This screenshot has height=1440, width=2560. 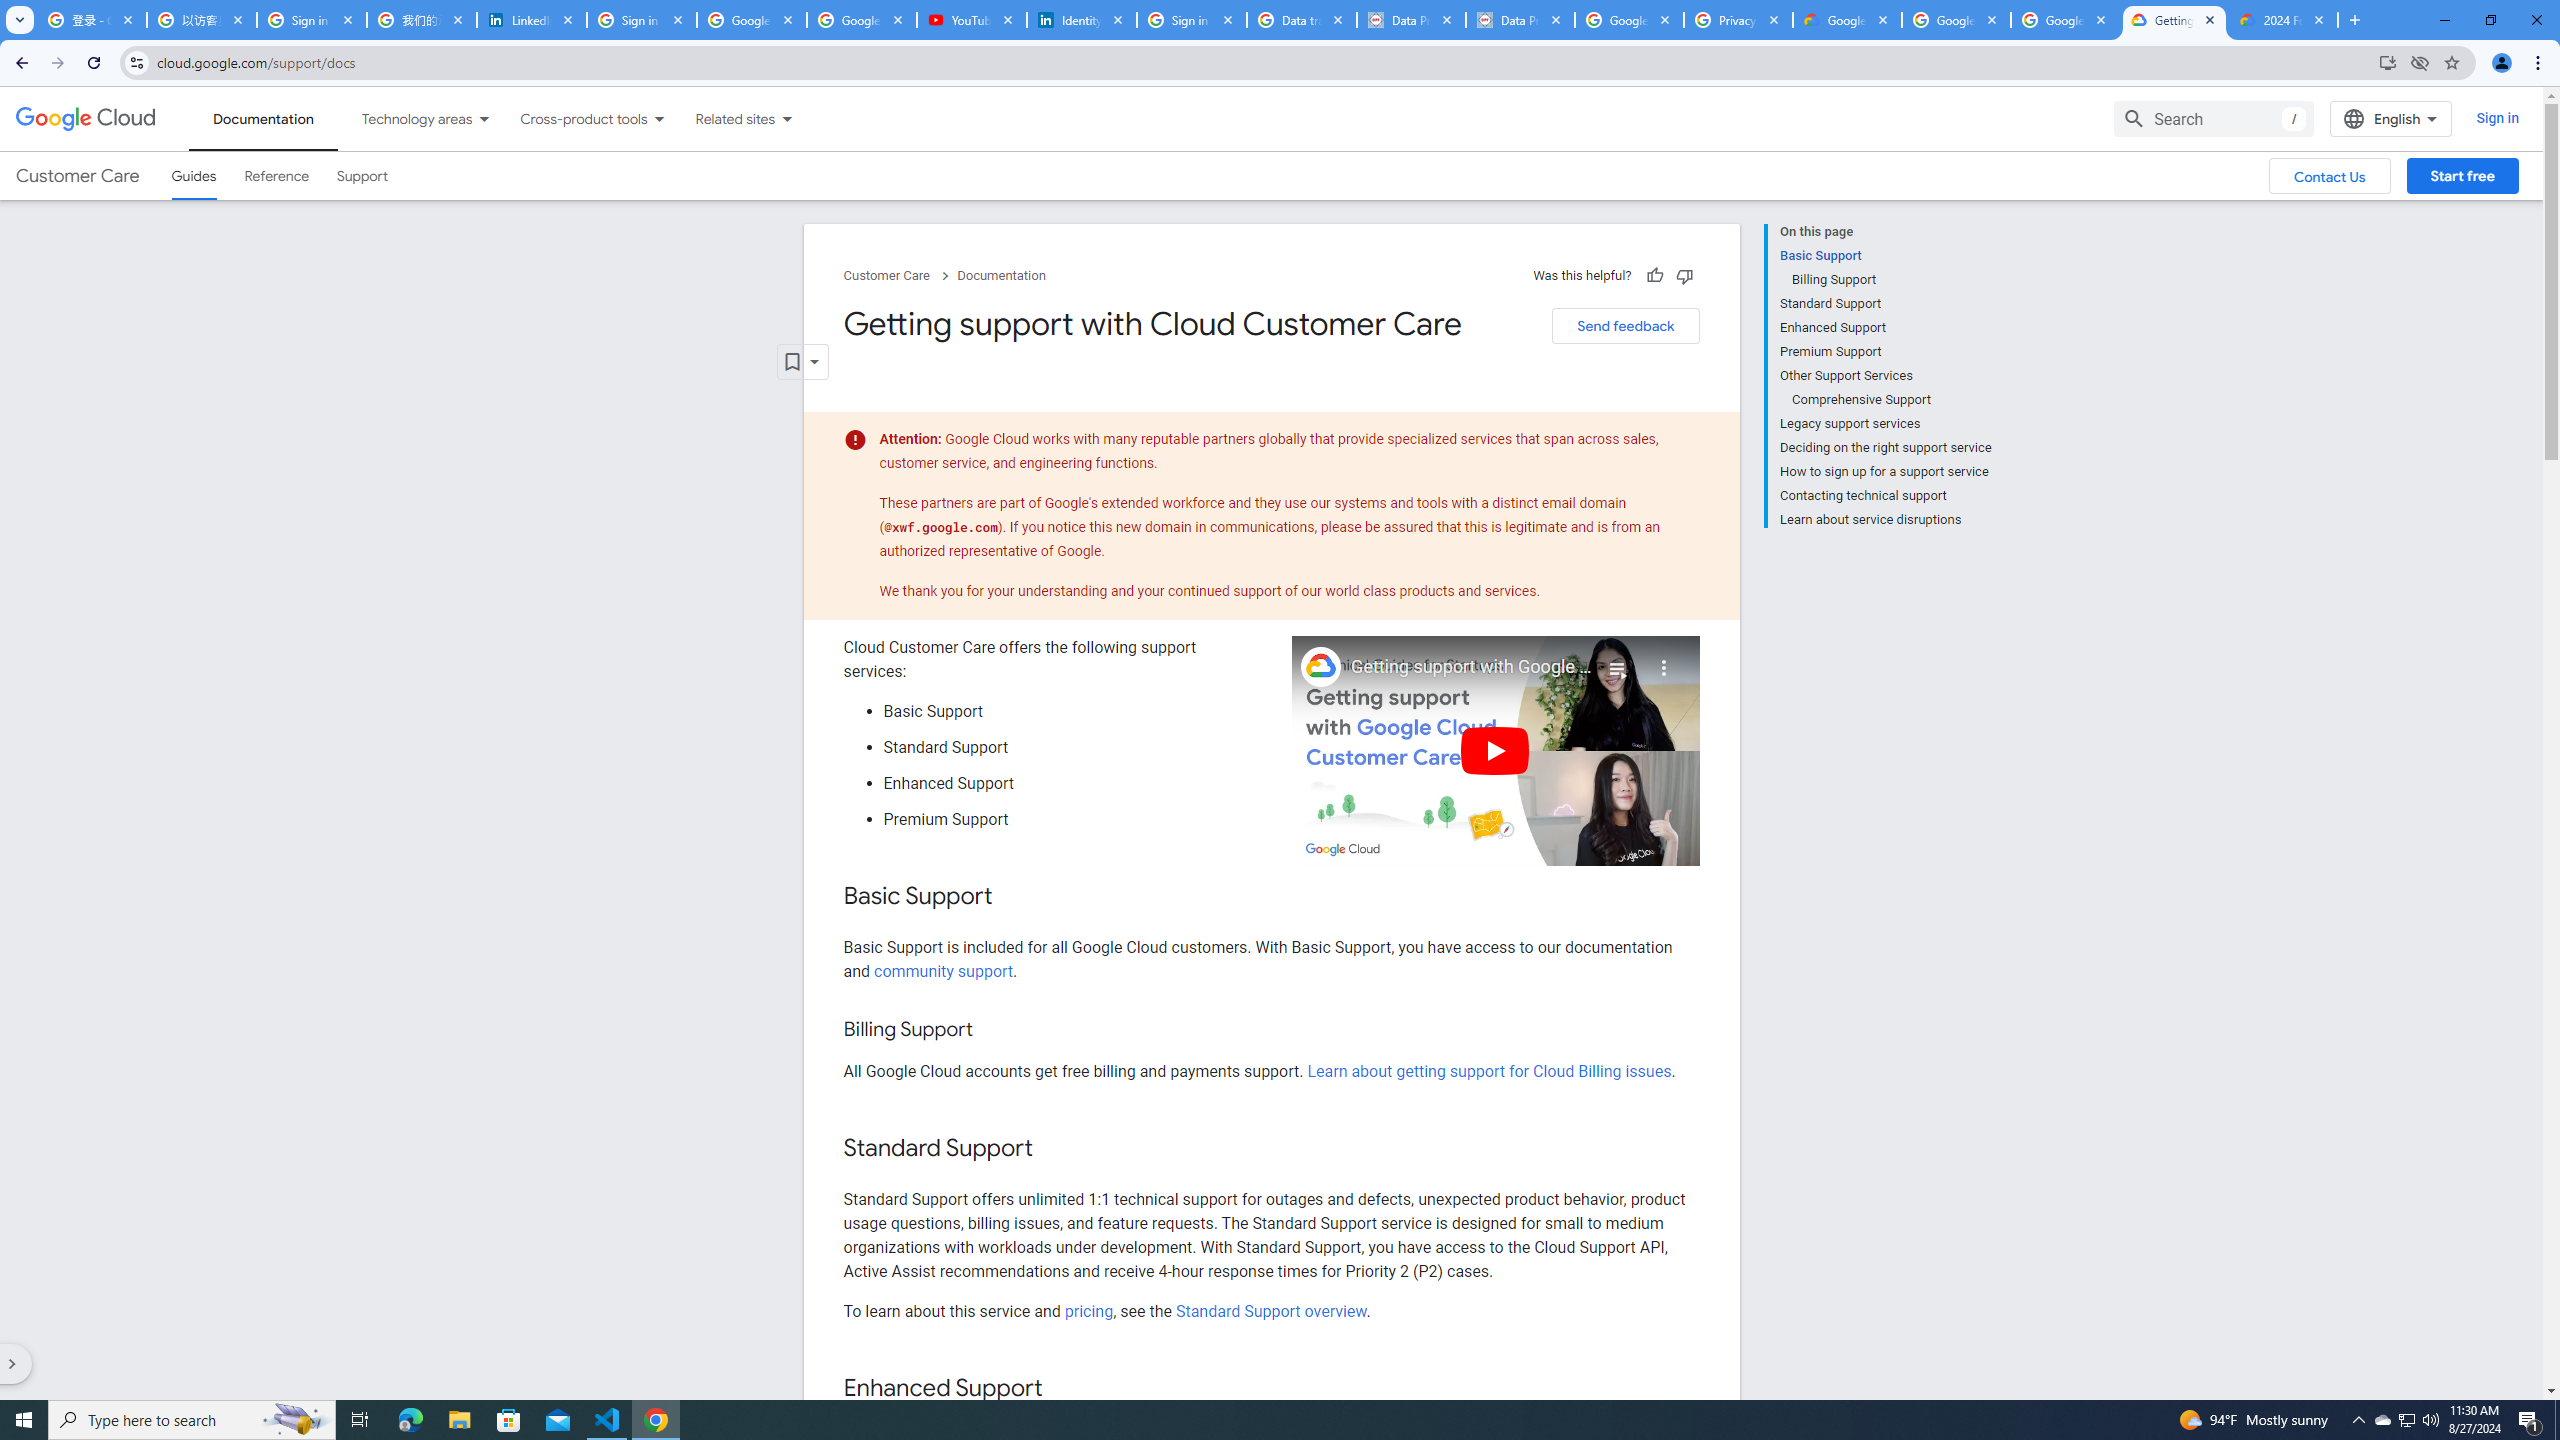 I want to click on 'Learn about service disruptions', so click(x=1884, y=517).